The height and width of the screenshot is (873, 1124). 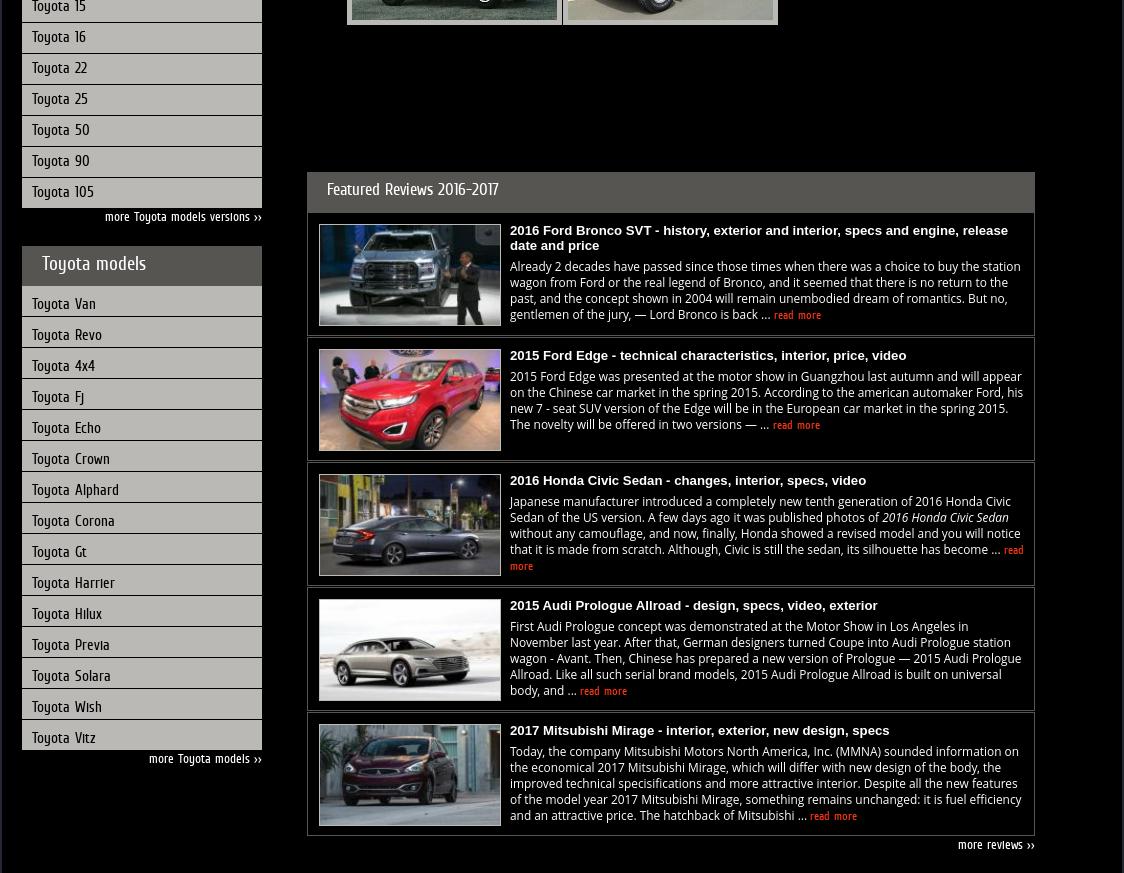 I want to click on '2016 Ford Bronco SVT - history, exterior and interior, specs and engine, release date and price', so click(x=509, y=236).